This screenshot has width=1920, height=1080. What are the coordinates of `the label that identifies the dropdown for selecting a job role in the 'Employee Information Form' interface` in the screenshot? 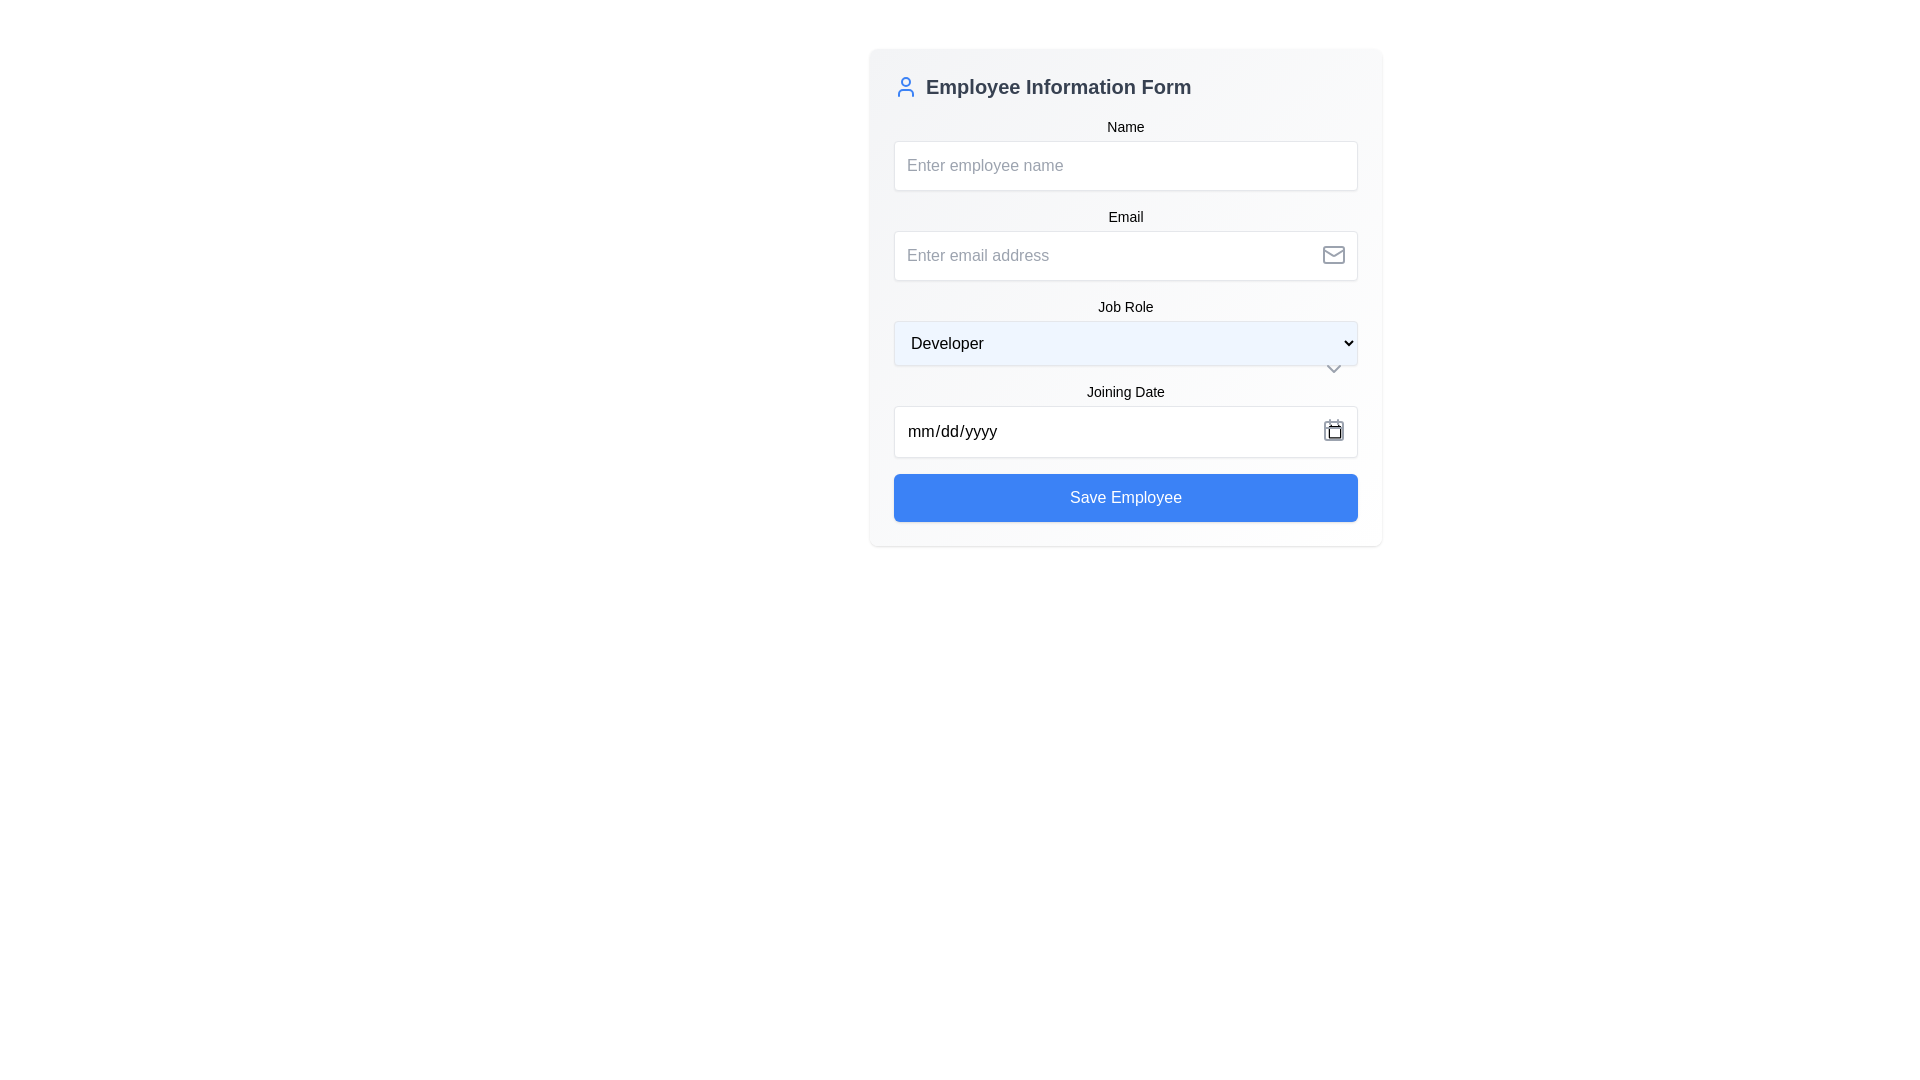 It's located at (1126, 307).